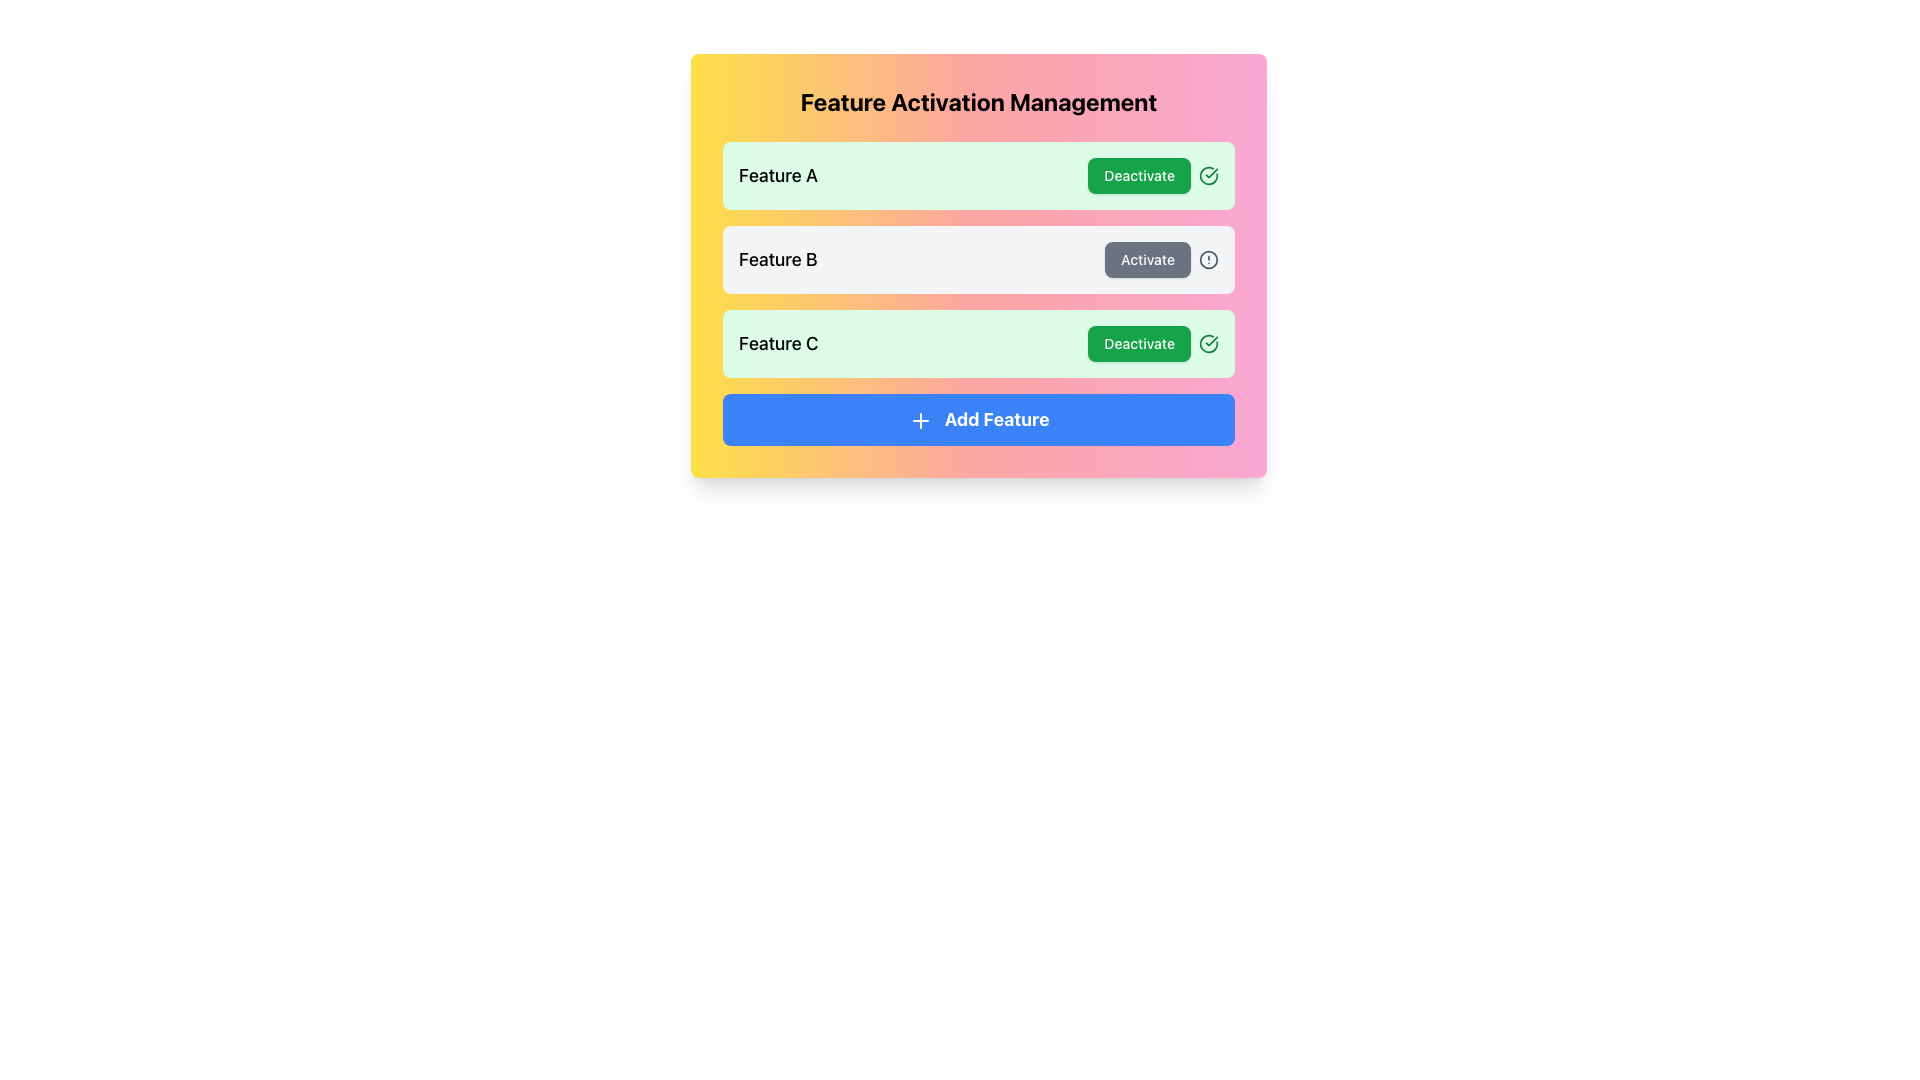 The height and width of the screenshot is (1080, 1920). Describe the element at coordinates (1153, 175) in the screenshot. I see `'Deactivate' button with a green background and white bold text, located in the right section of the panel for Feature A, to check for tooltip or additional details` at that location.